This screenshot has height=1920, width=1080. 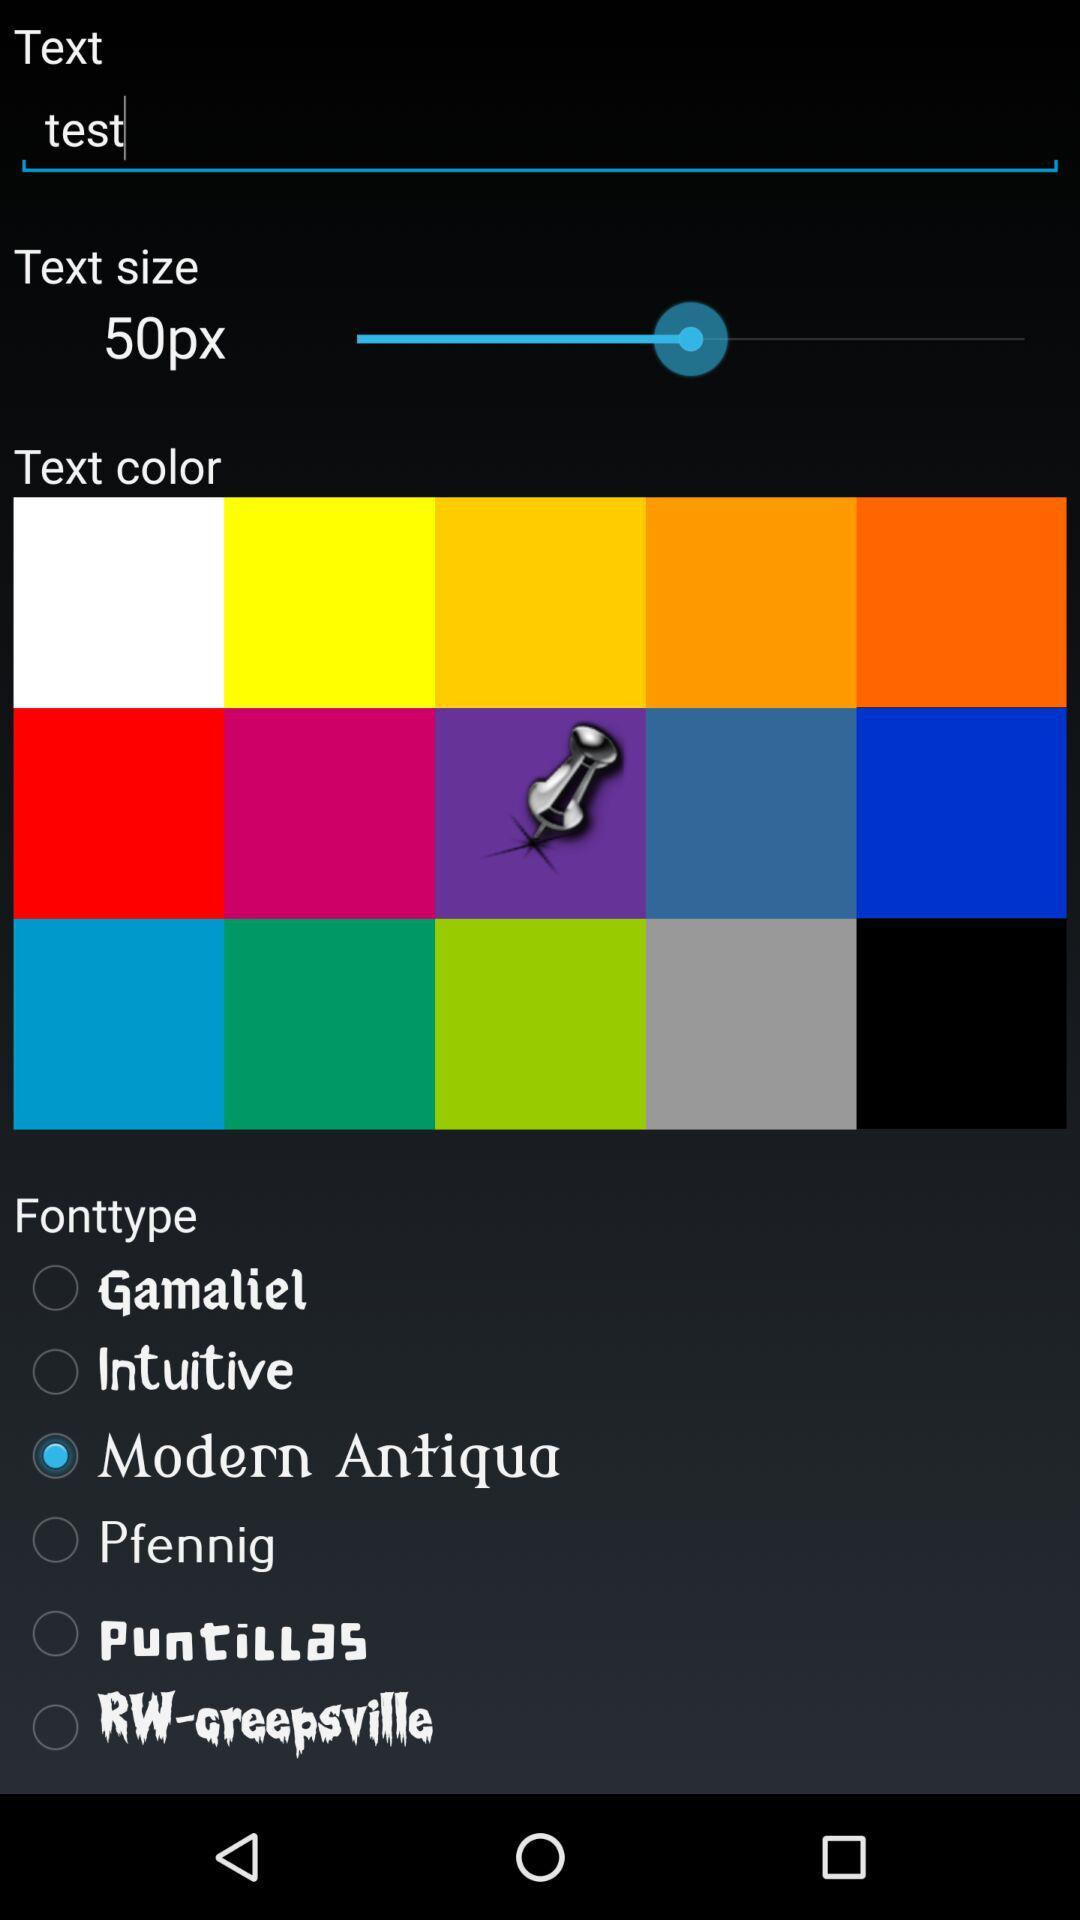 What do you see at coordinates (118, 601) in the screenshot?
I see `text color` at bounding box center [118, 601].